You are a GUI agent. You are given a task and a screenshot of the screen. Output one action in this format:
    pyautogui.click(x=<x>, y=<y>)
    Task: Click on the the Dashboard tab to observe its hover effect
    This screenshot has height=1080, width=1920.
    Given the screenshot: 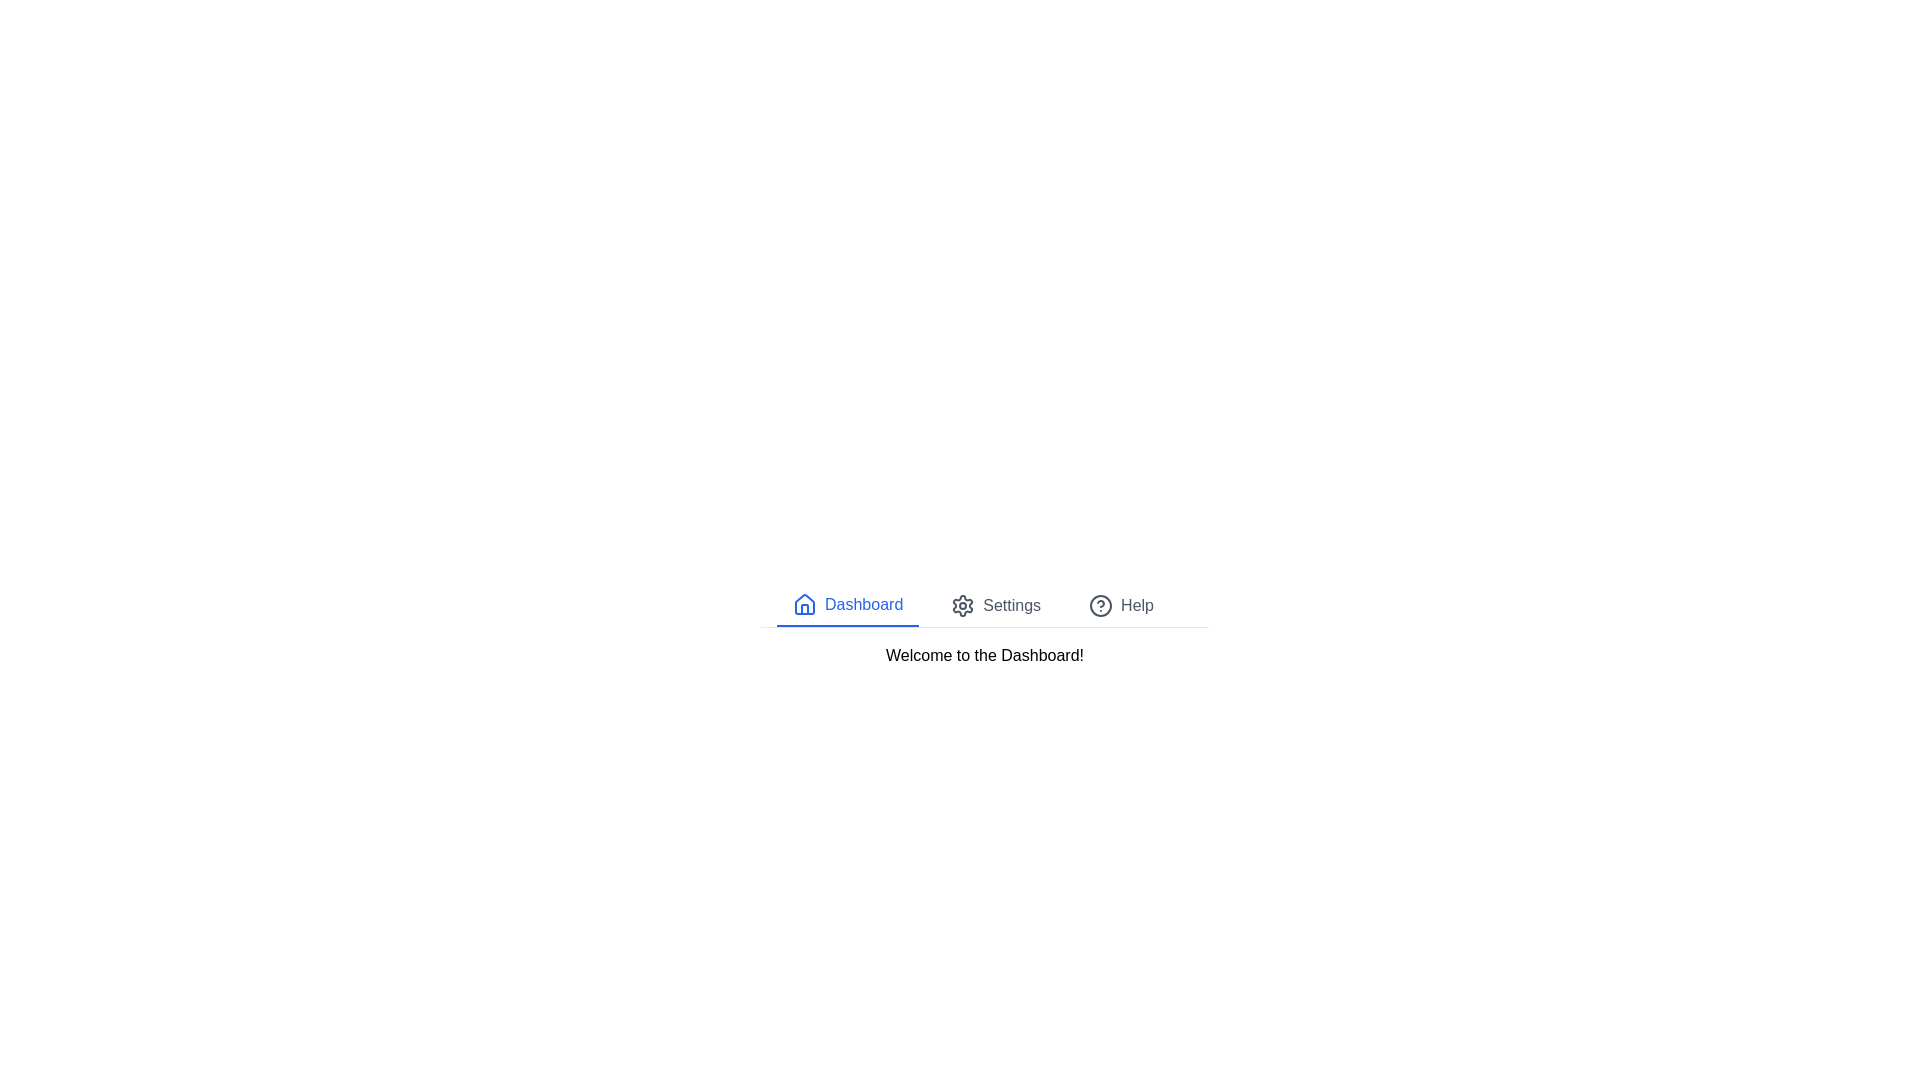 What is the action you would take?
    pyautogui.click(x=848, y=604)
    